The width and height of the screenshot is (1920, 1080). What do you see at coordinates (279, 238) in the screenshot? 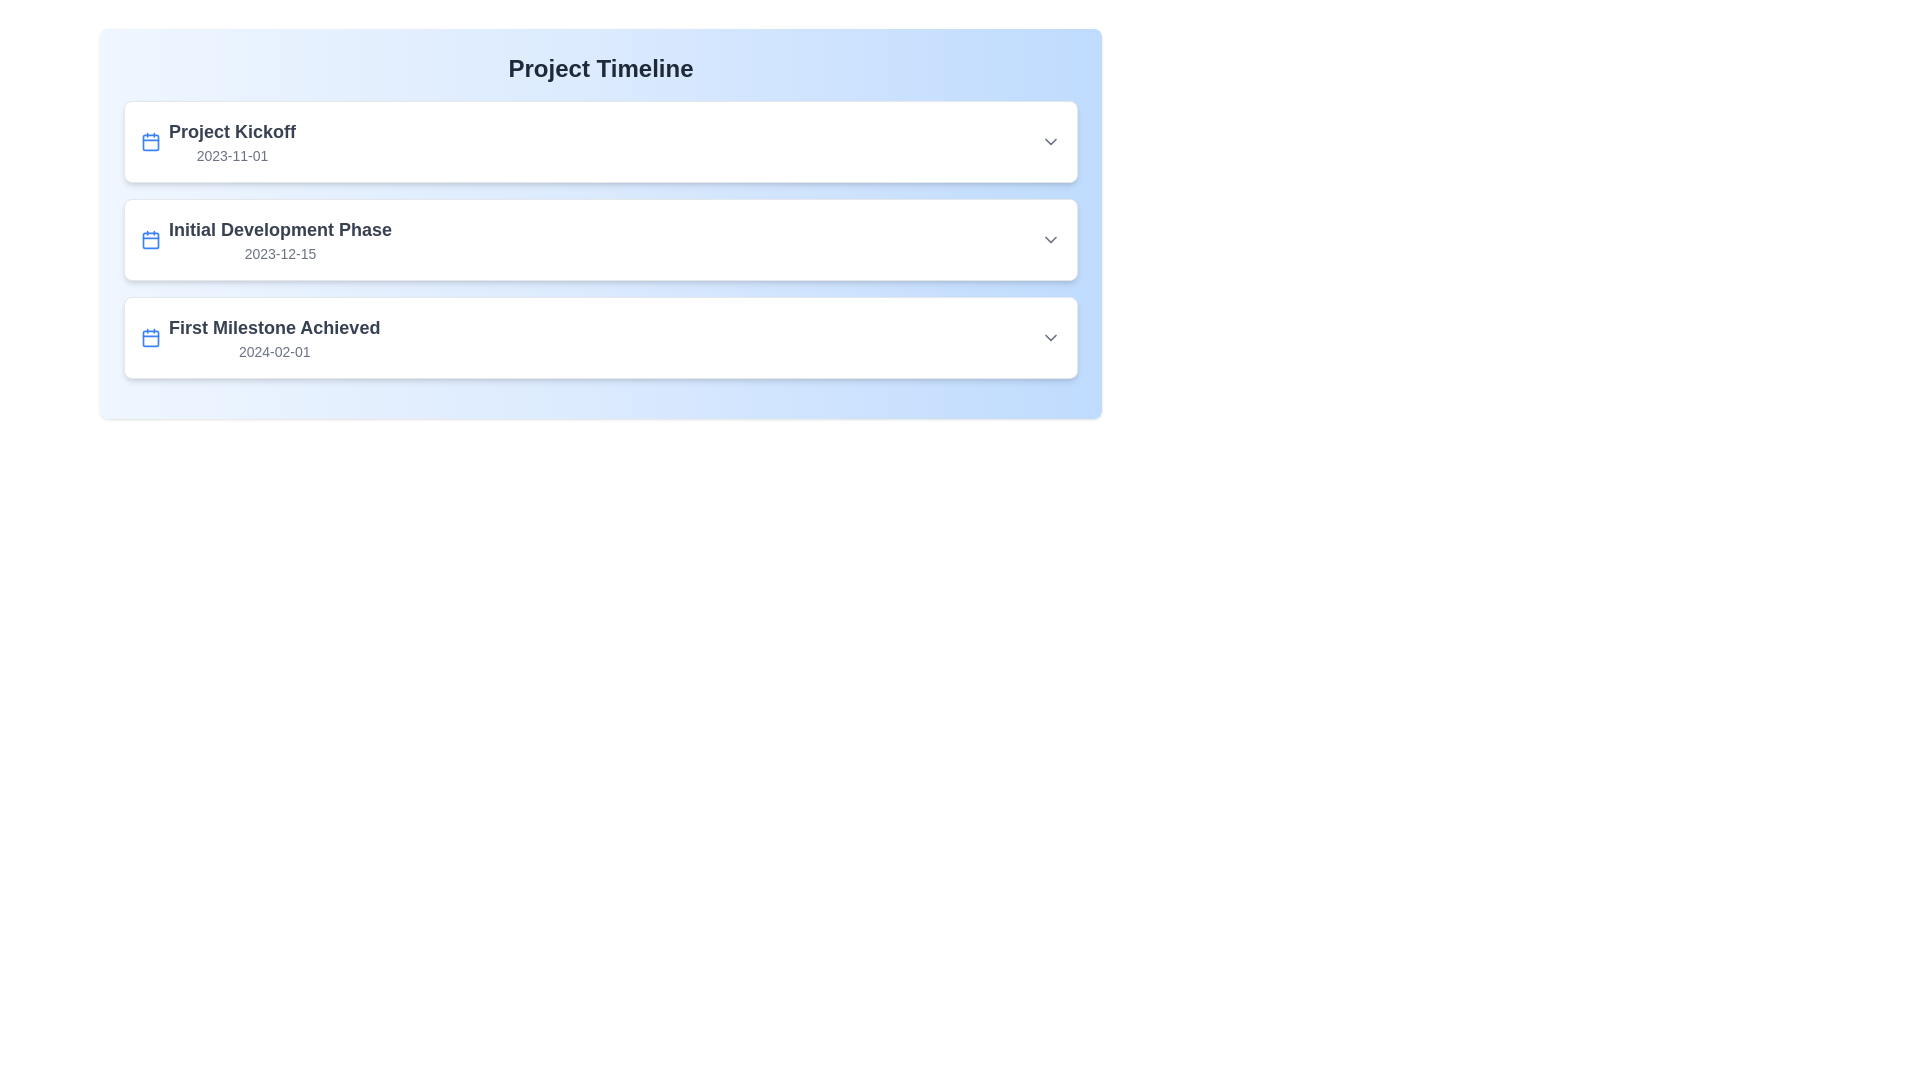
I see `text indicating the milestone labeled 'Initial Development Phase' located in the second position of a vertical list, between 'Project Kickoff' and 'First Milestone Achieved'` at bounding box center [279, 238].